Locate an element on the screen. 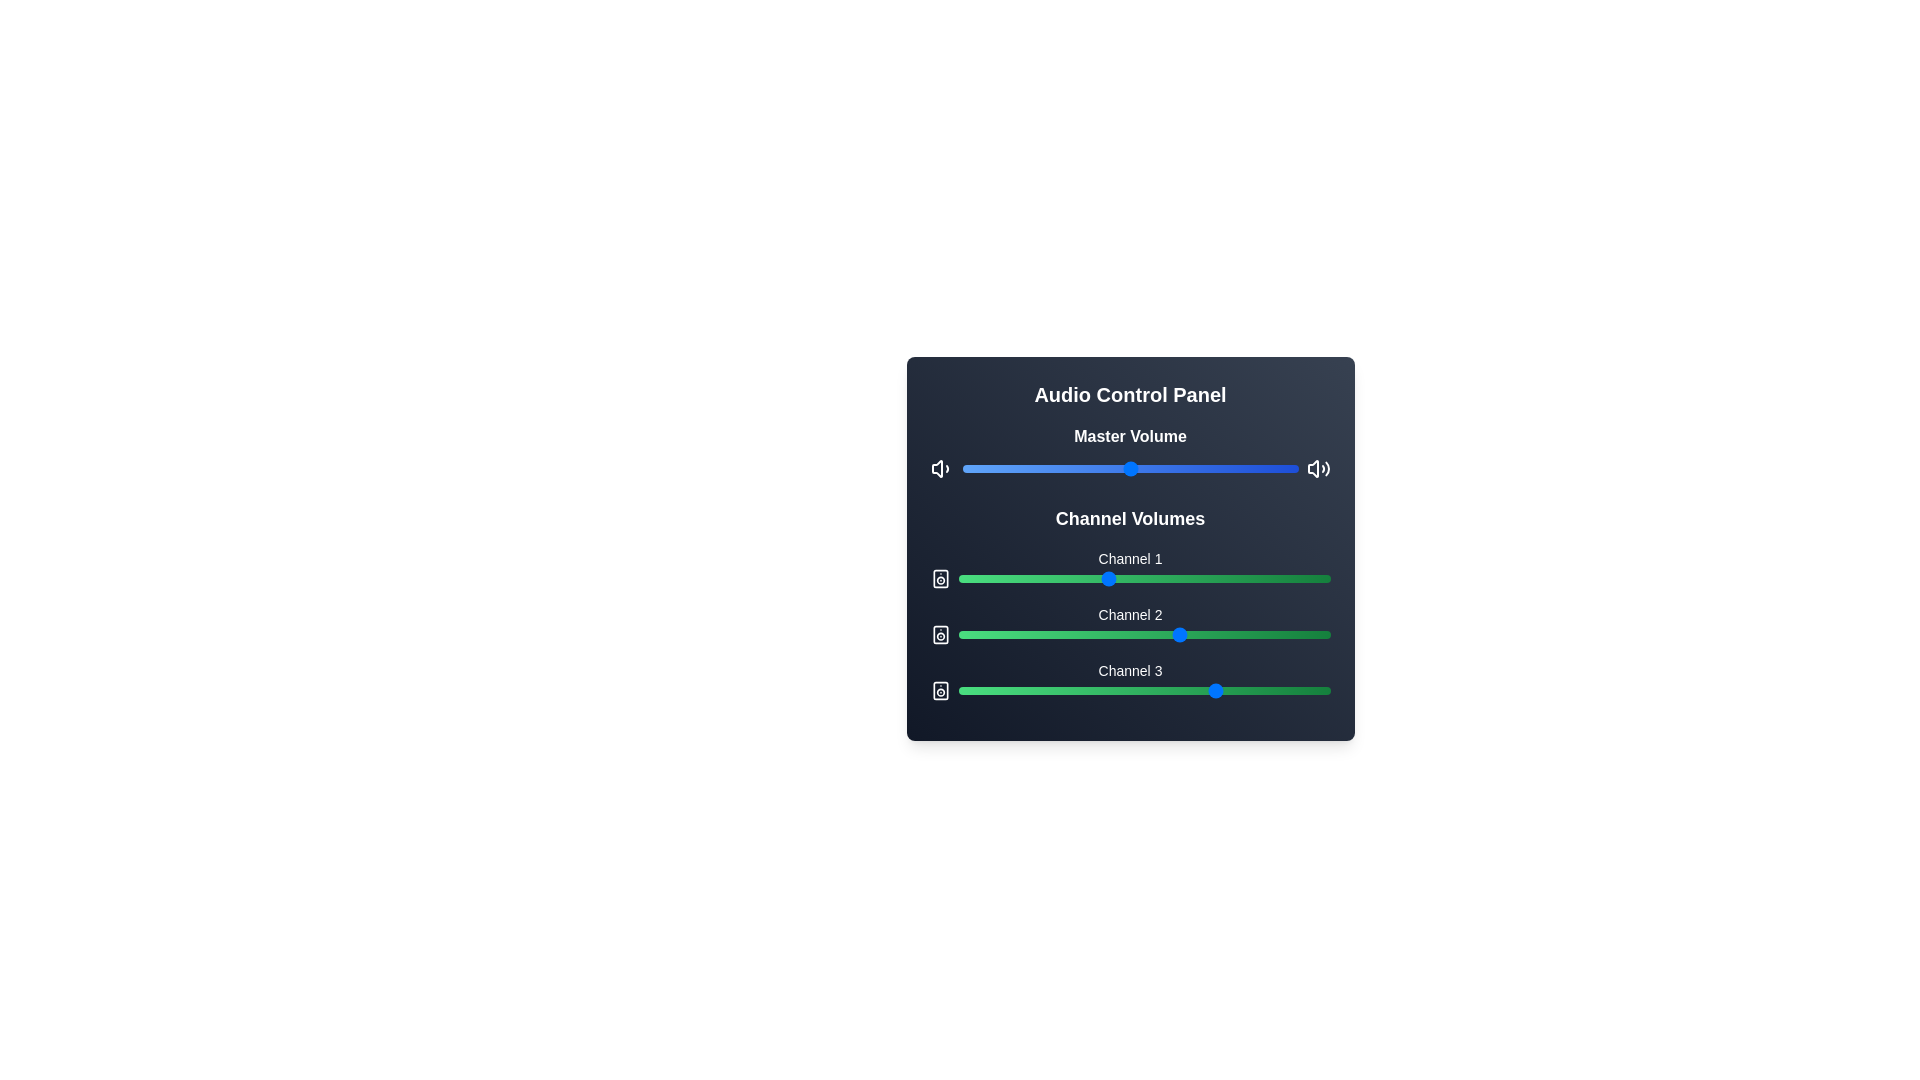 The height and width of the screenshot is (1080, 1920). the blue thumb control of the 'Channel 1' slider is located at coordinates (1130, 569).